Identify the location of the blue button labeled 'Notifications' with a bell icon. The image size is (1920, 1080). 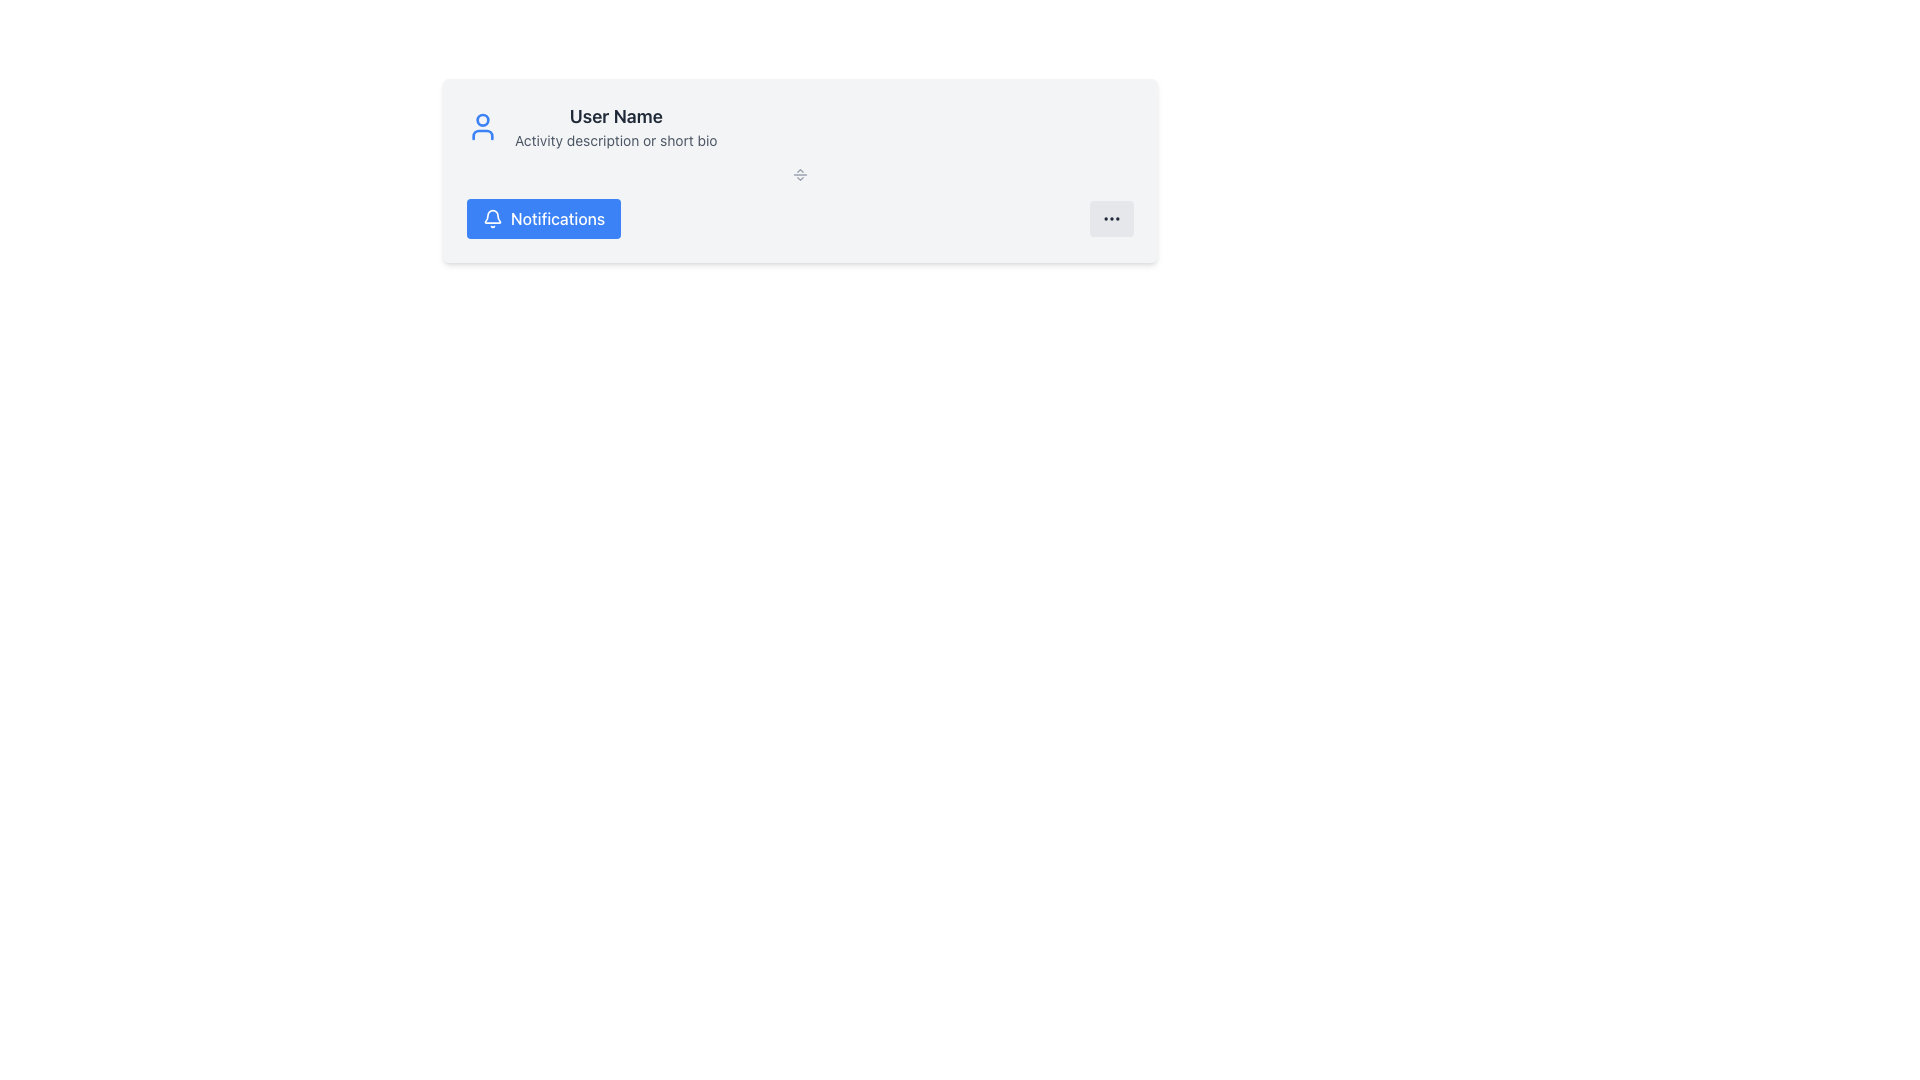
(543, 219).